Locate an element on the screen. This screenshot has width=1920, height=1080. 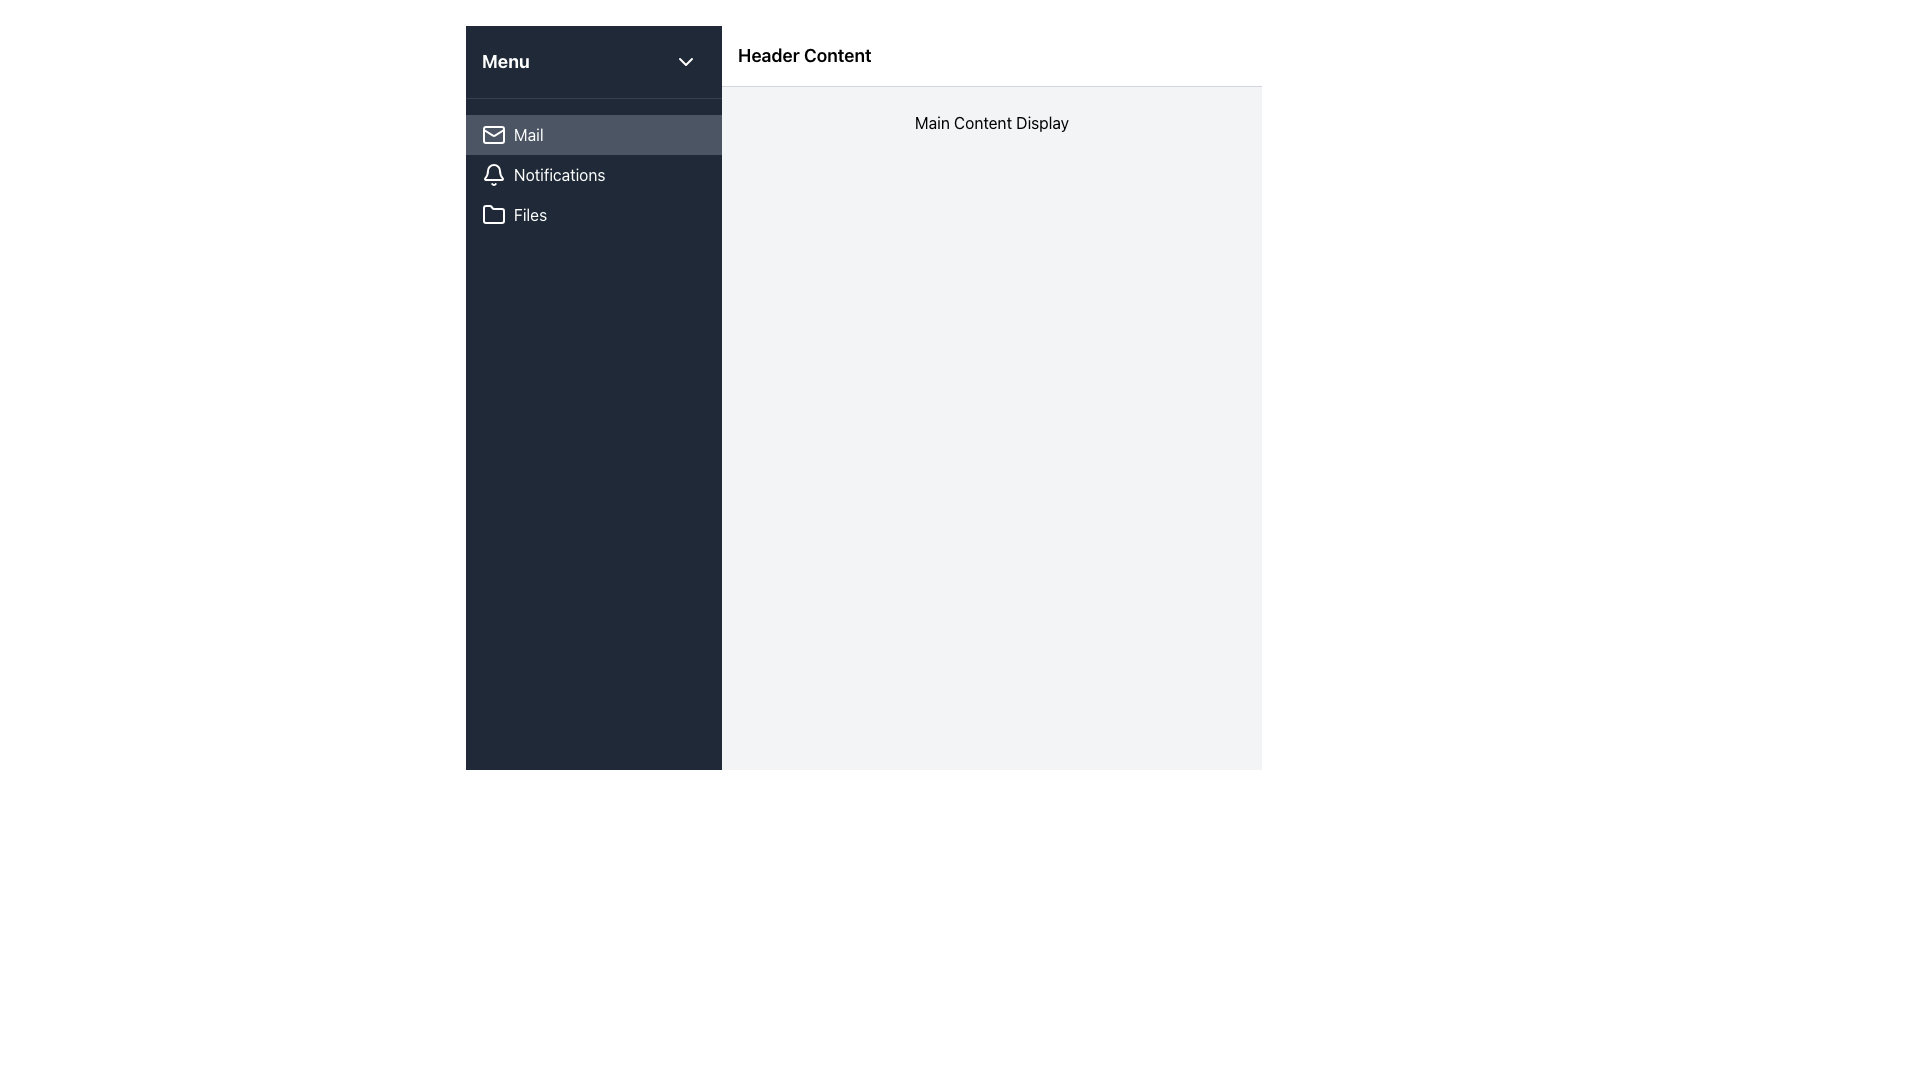
the static text element displaying 'Menu' in bold and large font located at the top-left corner of the dark background header section is located at coordinates (505, 60).